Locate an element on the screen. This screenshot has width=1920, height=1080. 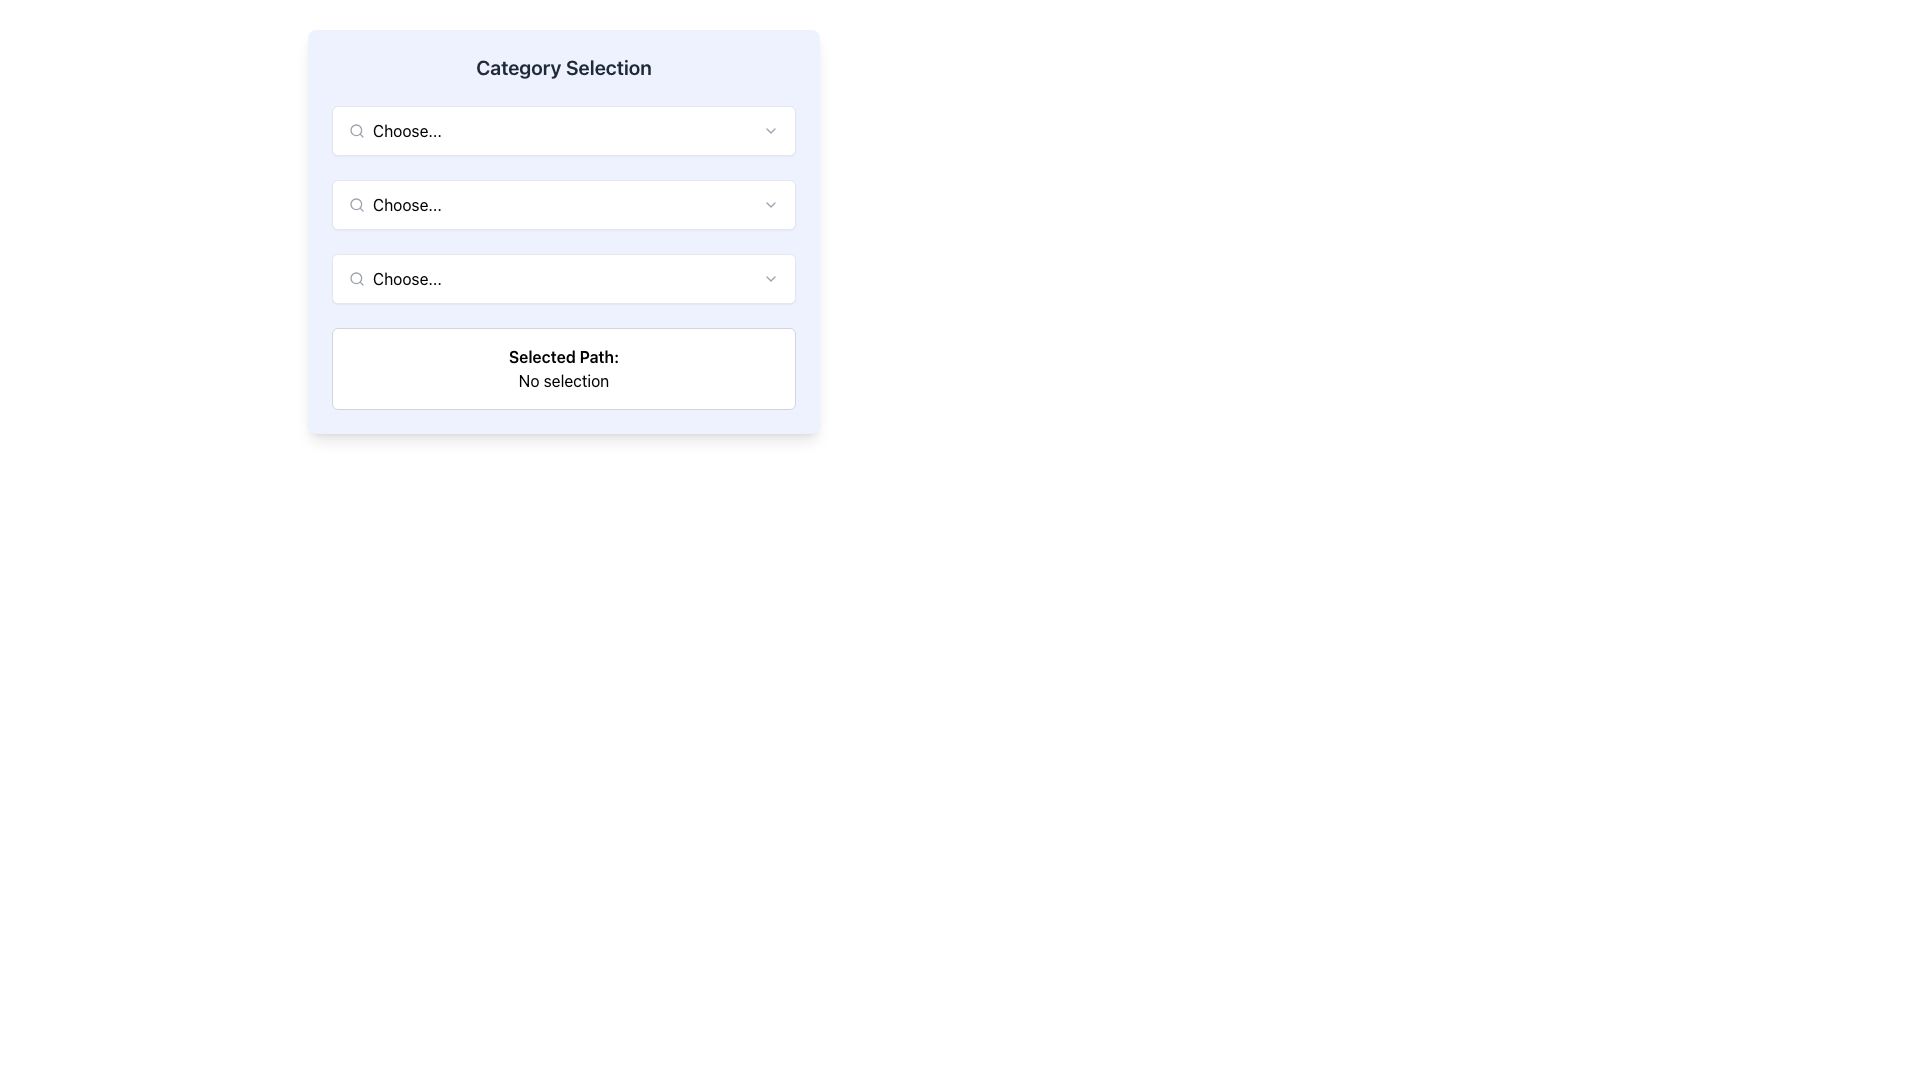
the primary circle of the magnifying glass icon located in the search dropdown area is located at coordinates (356, 130).